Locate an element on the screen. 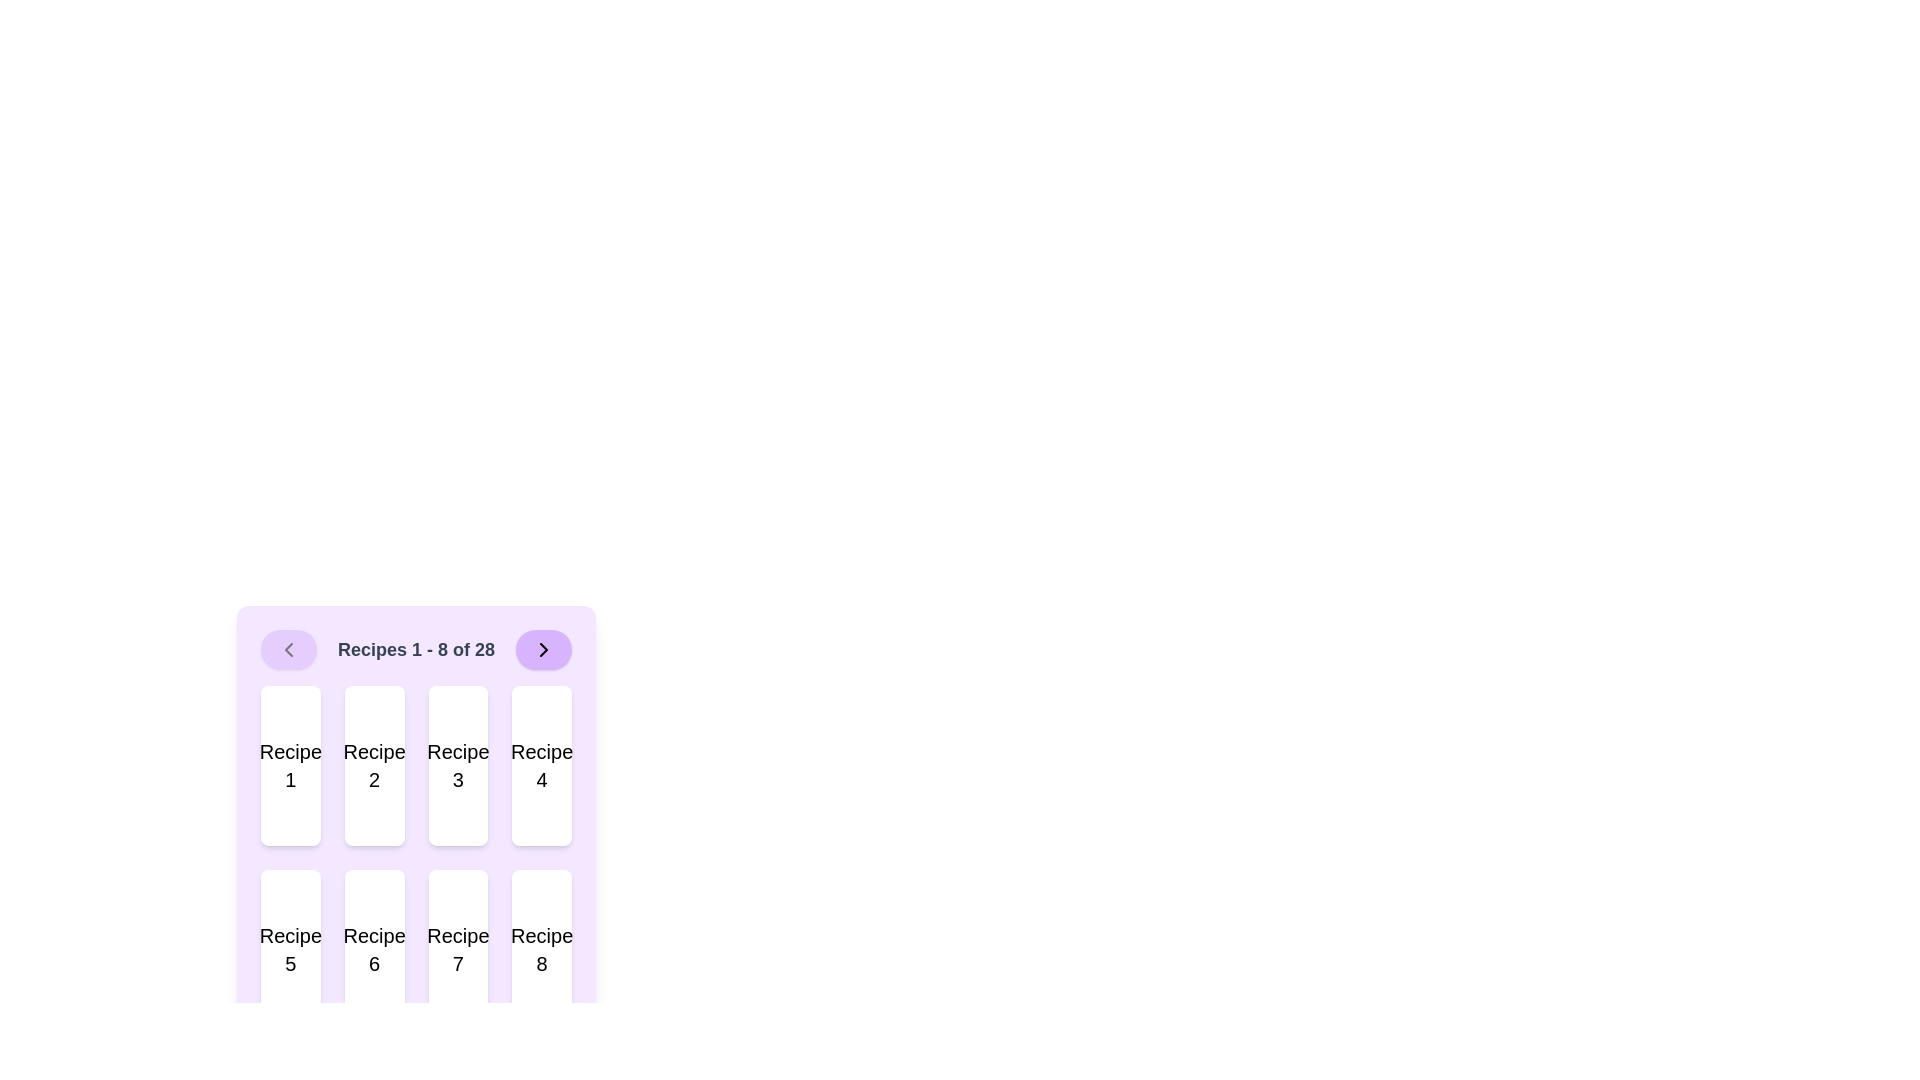  the Card element for 'Recipe 1' located in the top-left corner of the grid is located at coordinates (289, 765).